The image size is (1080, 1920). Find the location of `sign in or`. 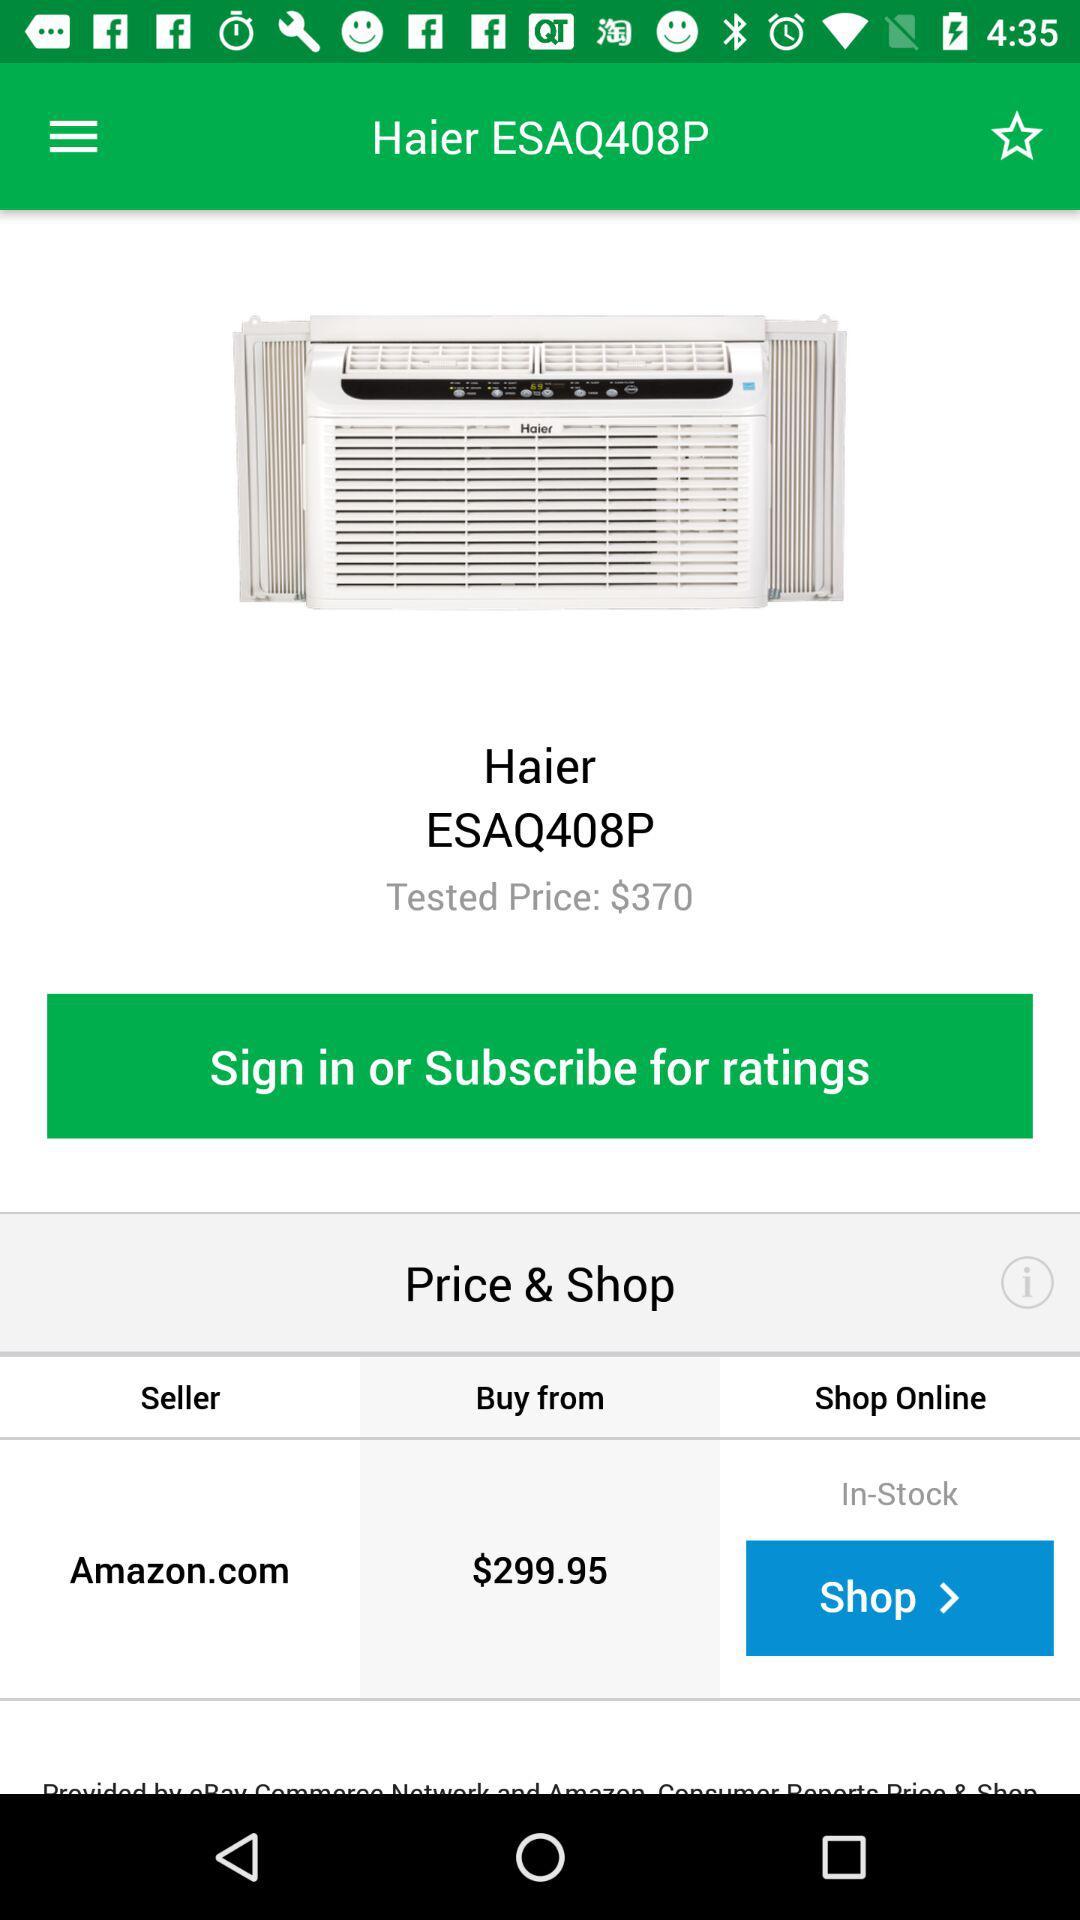

sign in or is located at coordinates (540, 1065).